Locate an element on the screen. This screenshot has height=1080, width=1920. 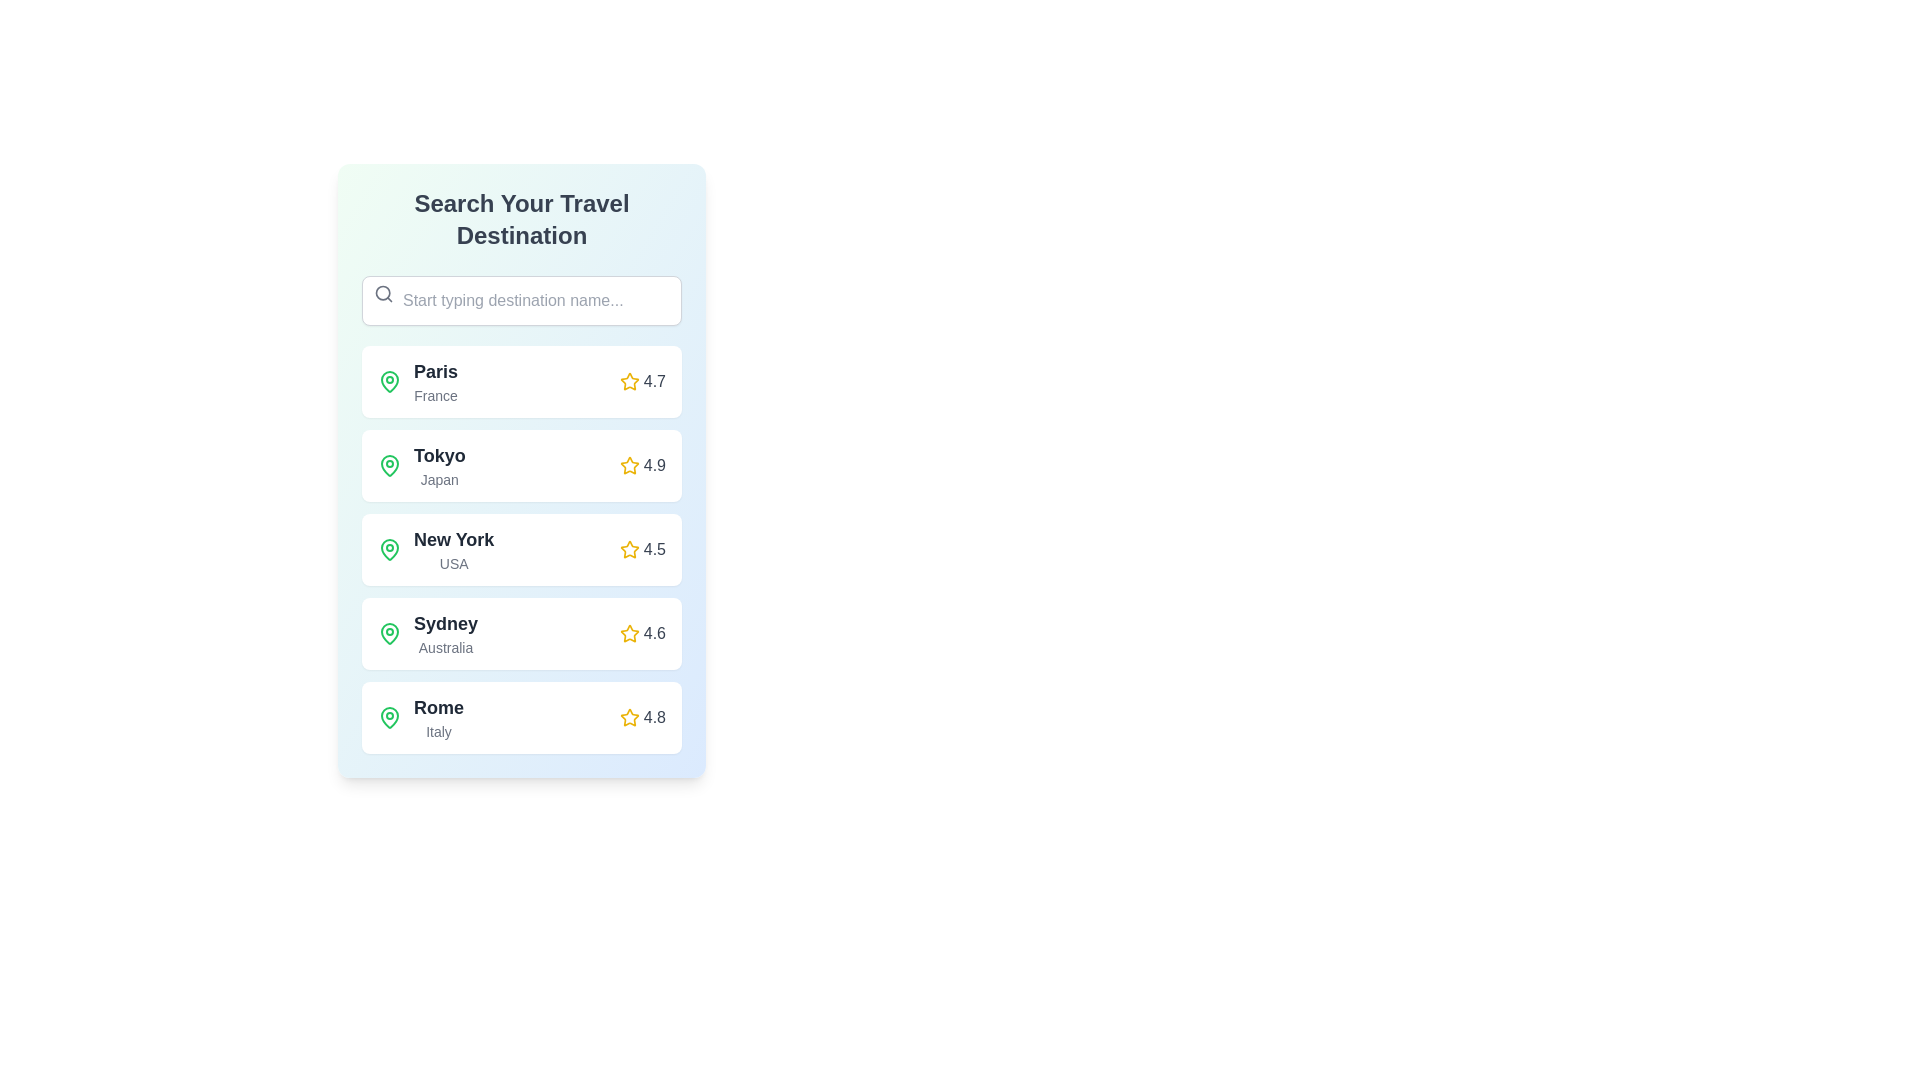
the numeric rating display of '4.8' in dark gray color, located in the rating section of the last card labeled 'Rome' in the travel destination listing is located at coordinates (642, 716).